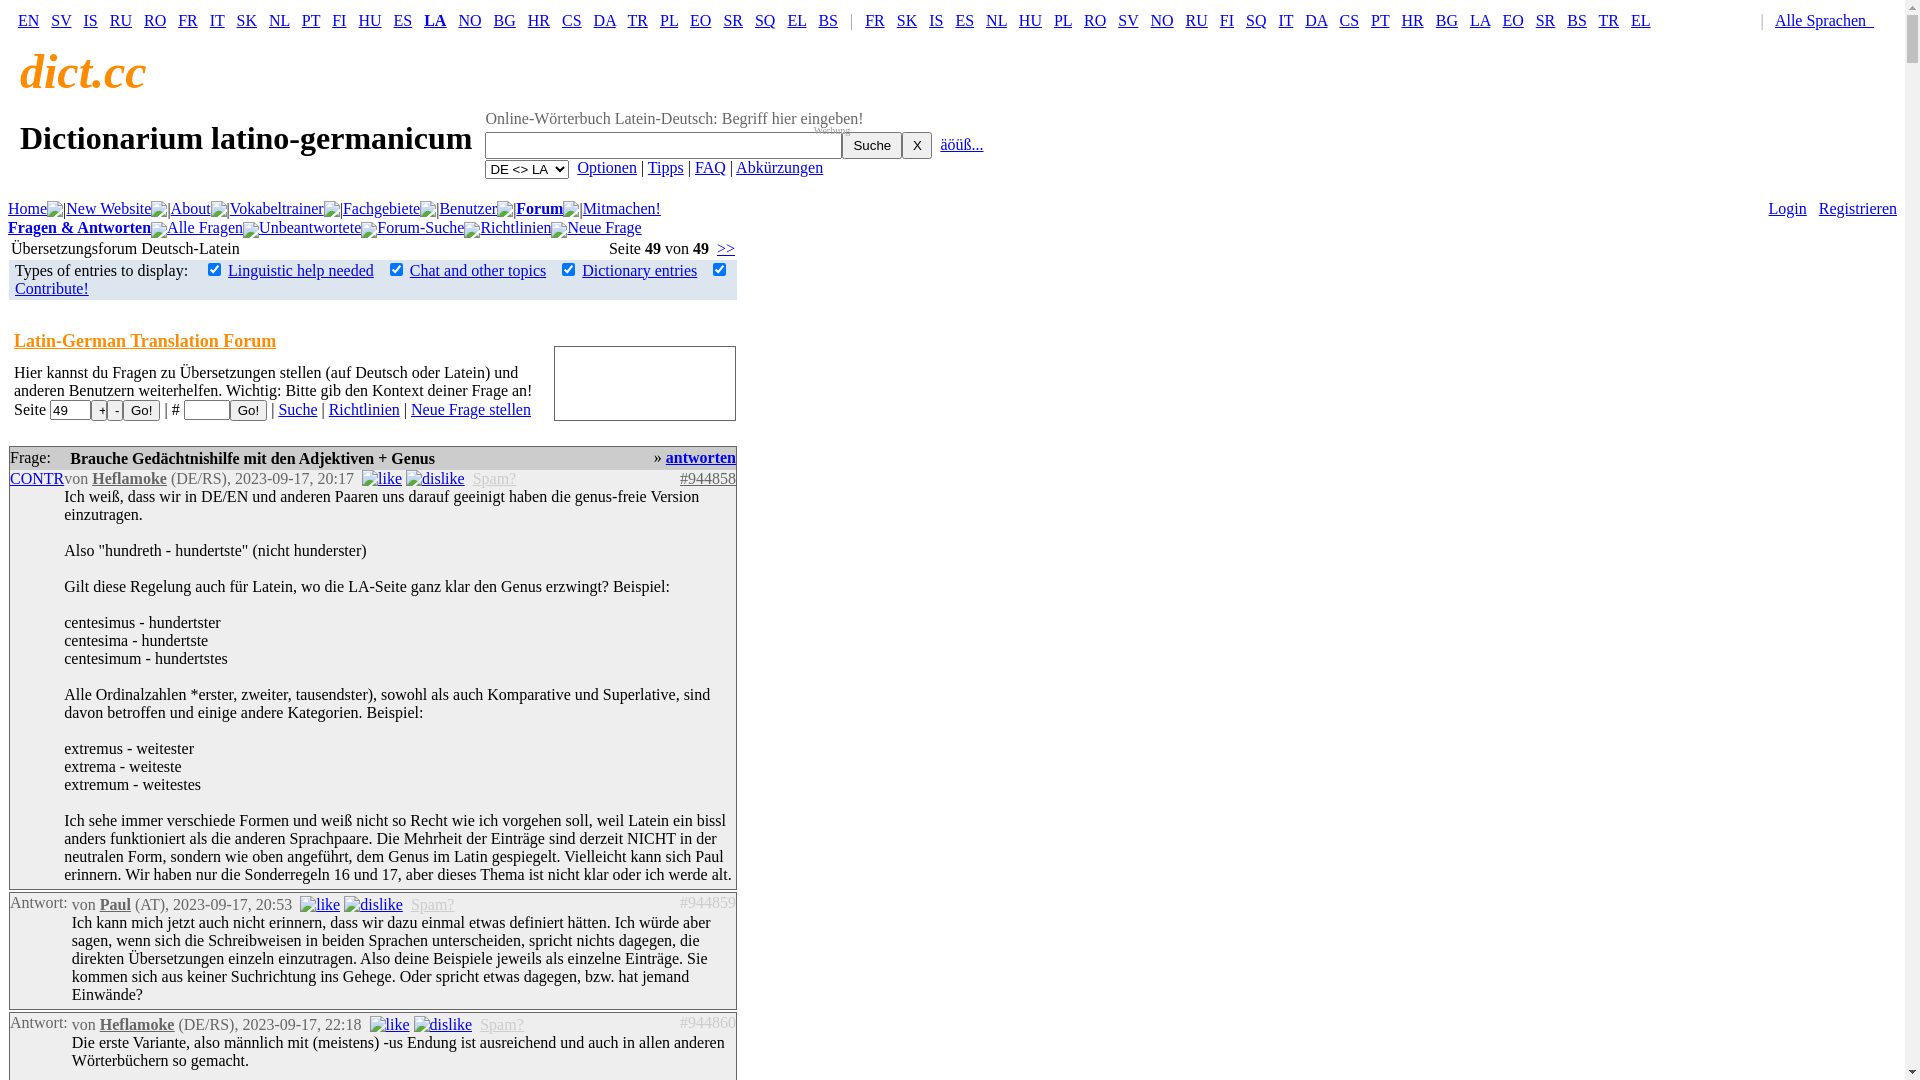 The height and width of the screenshot is (1080, 1920). I want to click on 'DA', so click(603, 20).